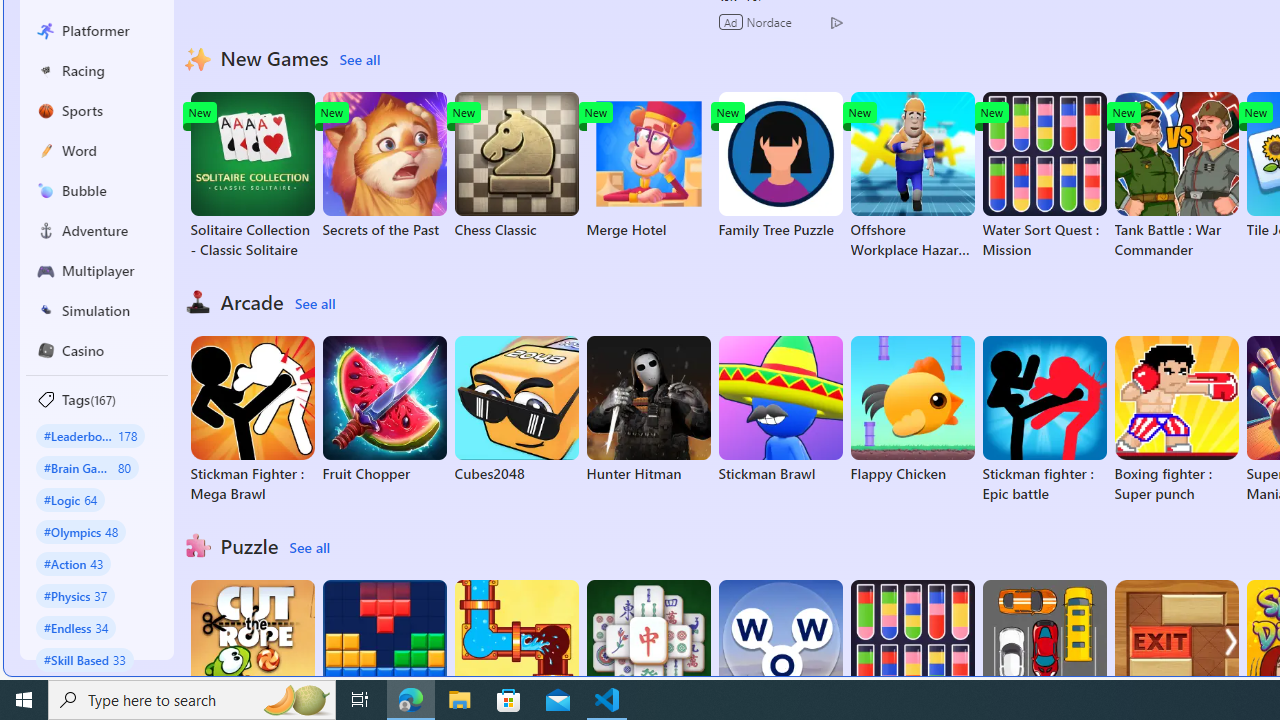  What do you see at coordinates (251, 419) in the screenshot?
I see `'Stickman Fighter : Mega Brawl'` at bounding box center [251, 419].